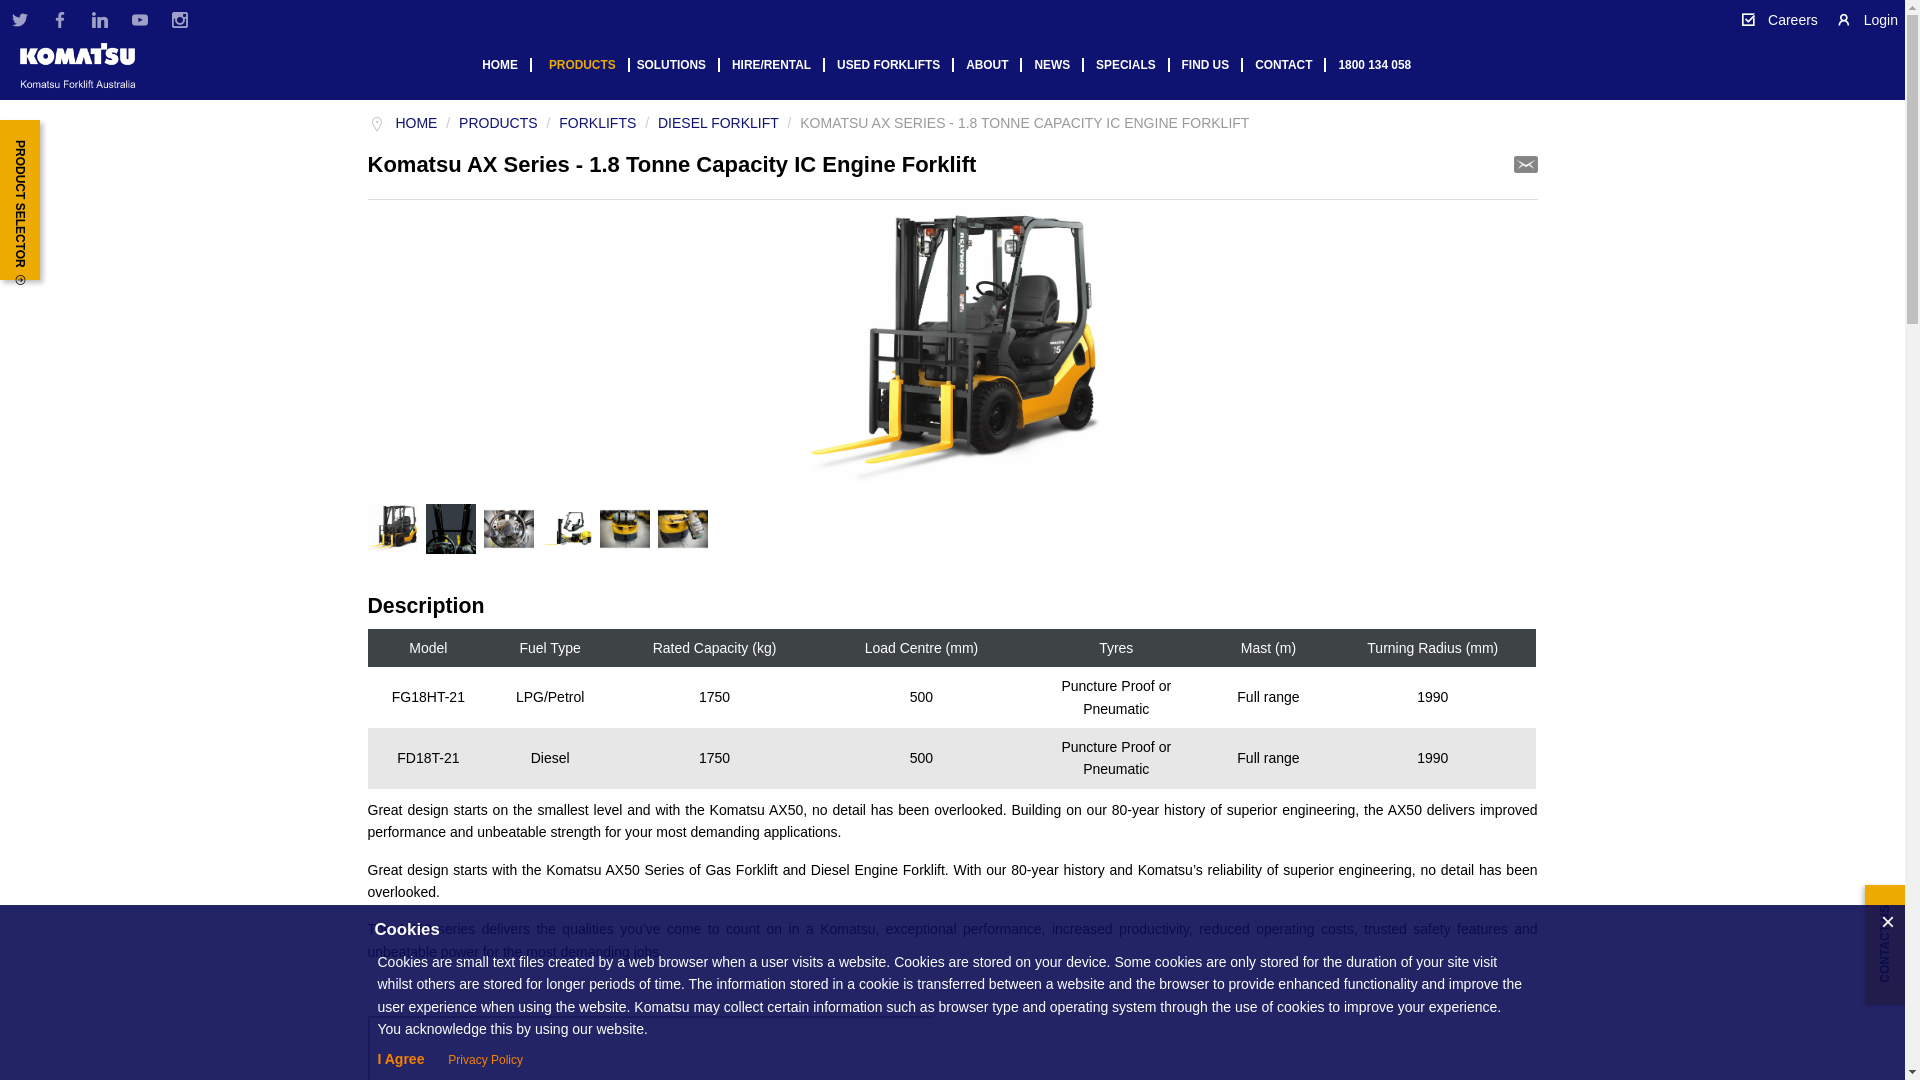 The width and height of the screenshot is (1920, 1080). I want to click on 'Careers', so click(1779, 19).